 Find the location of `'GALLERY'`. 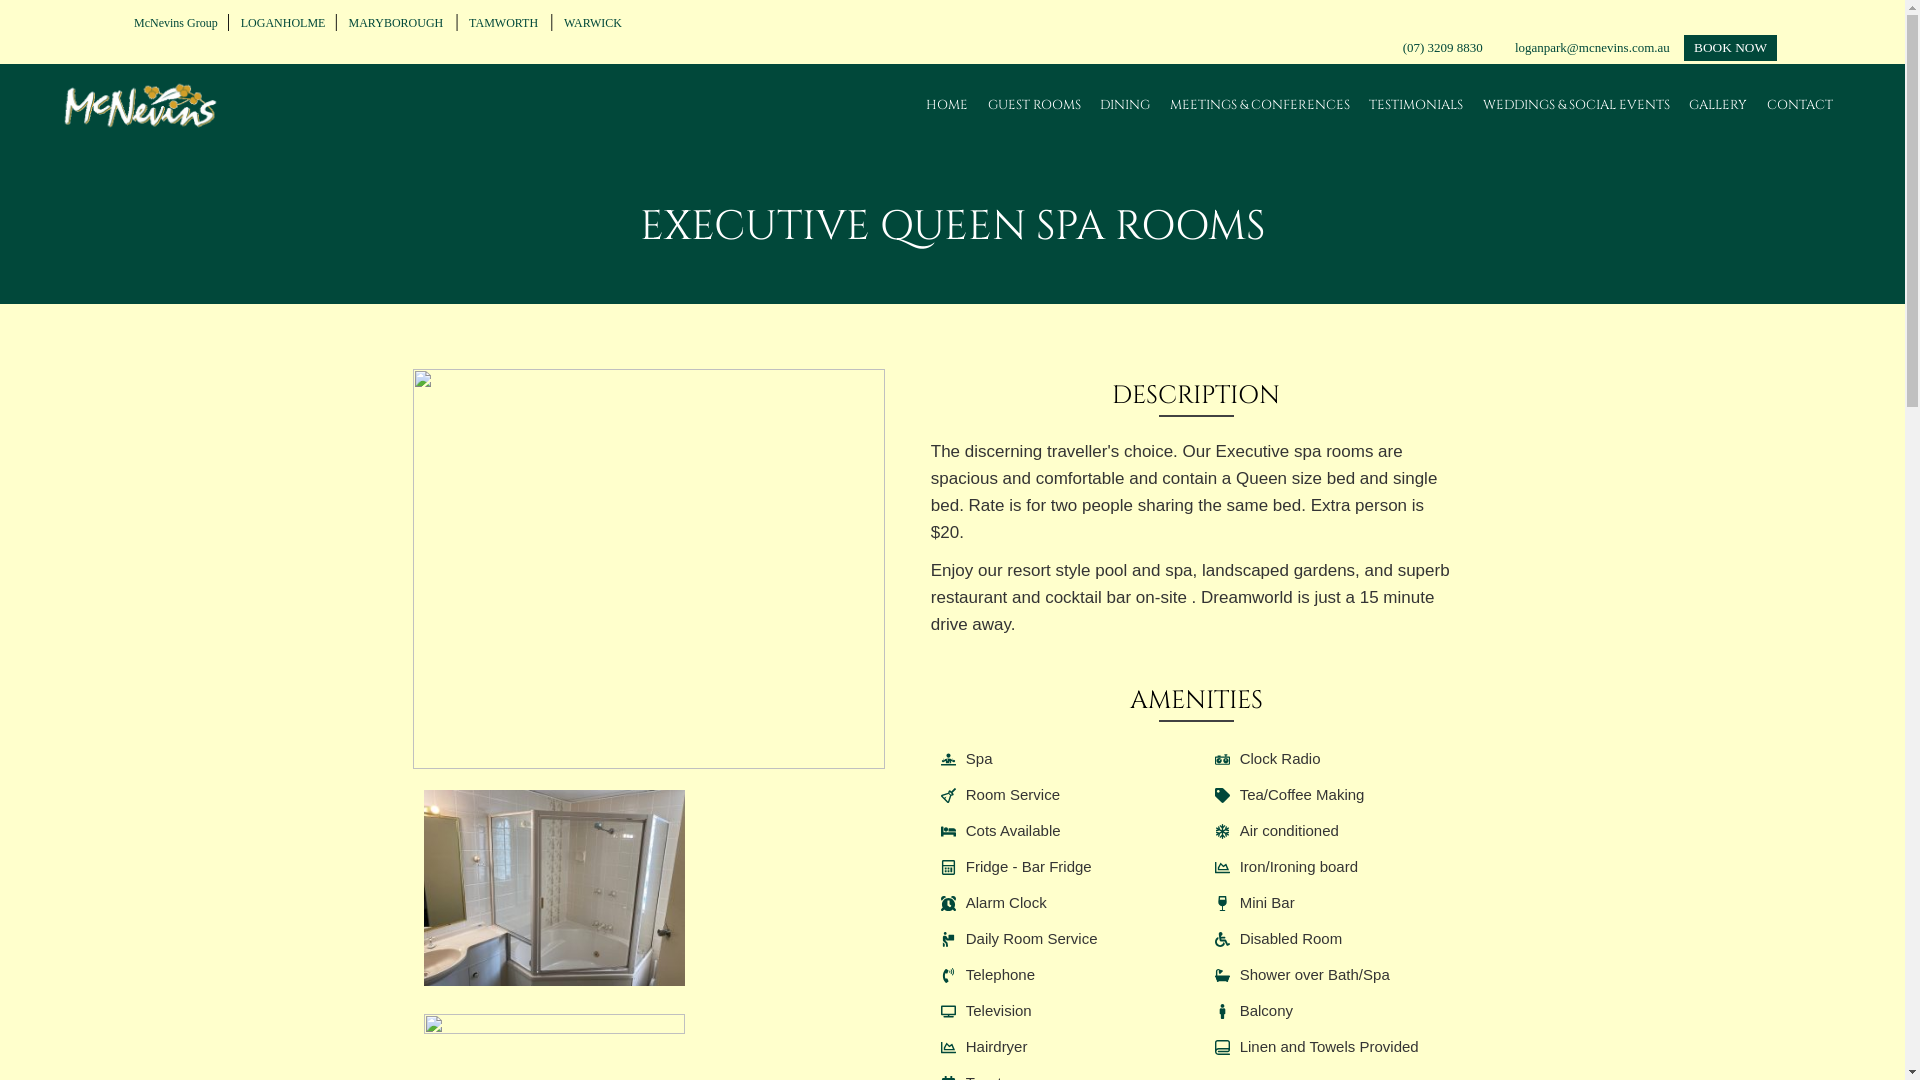

'GALLERY' is located at coordinates (1688, 104).